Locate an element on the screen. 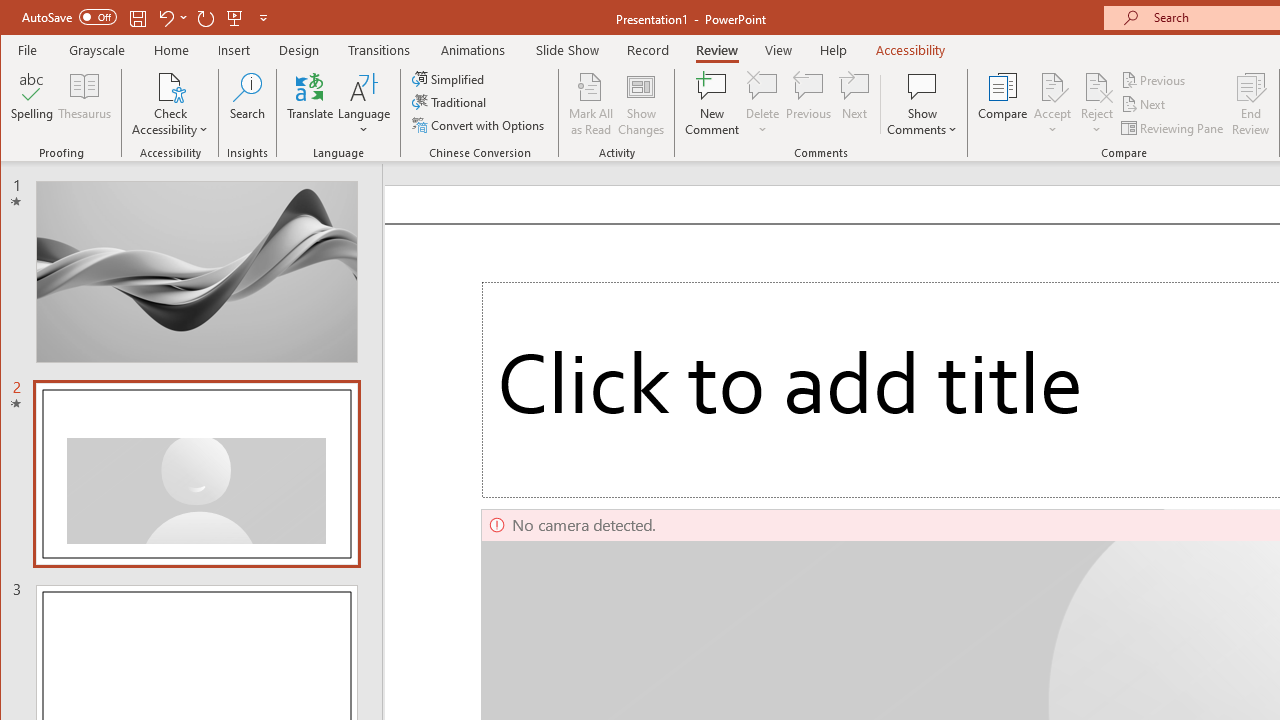 Image resolution: width=1280 pixels, height=720 pixels. 'Grayscale' is located at coordinates (96, 49).